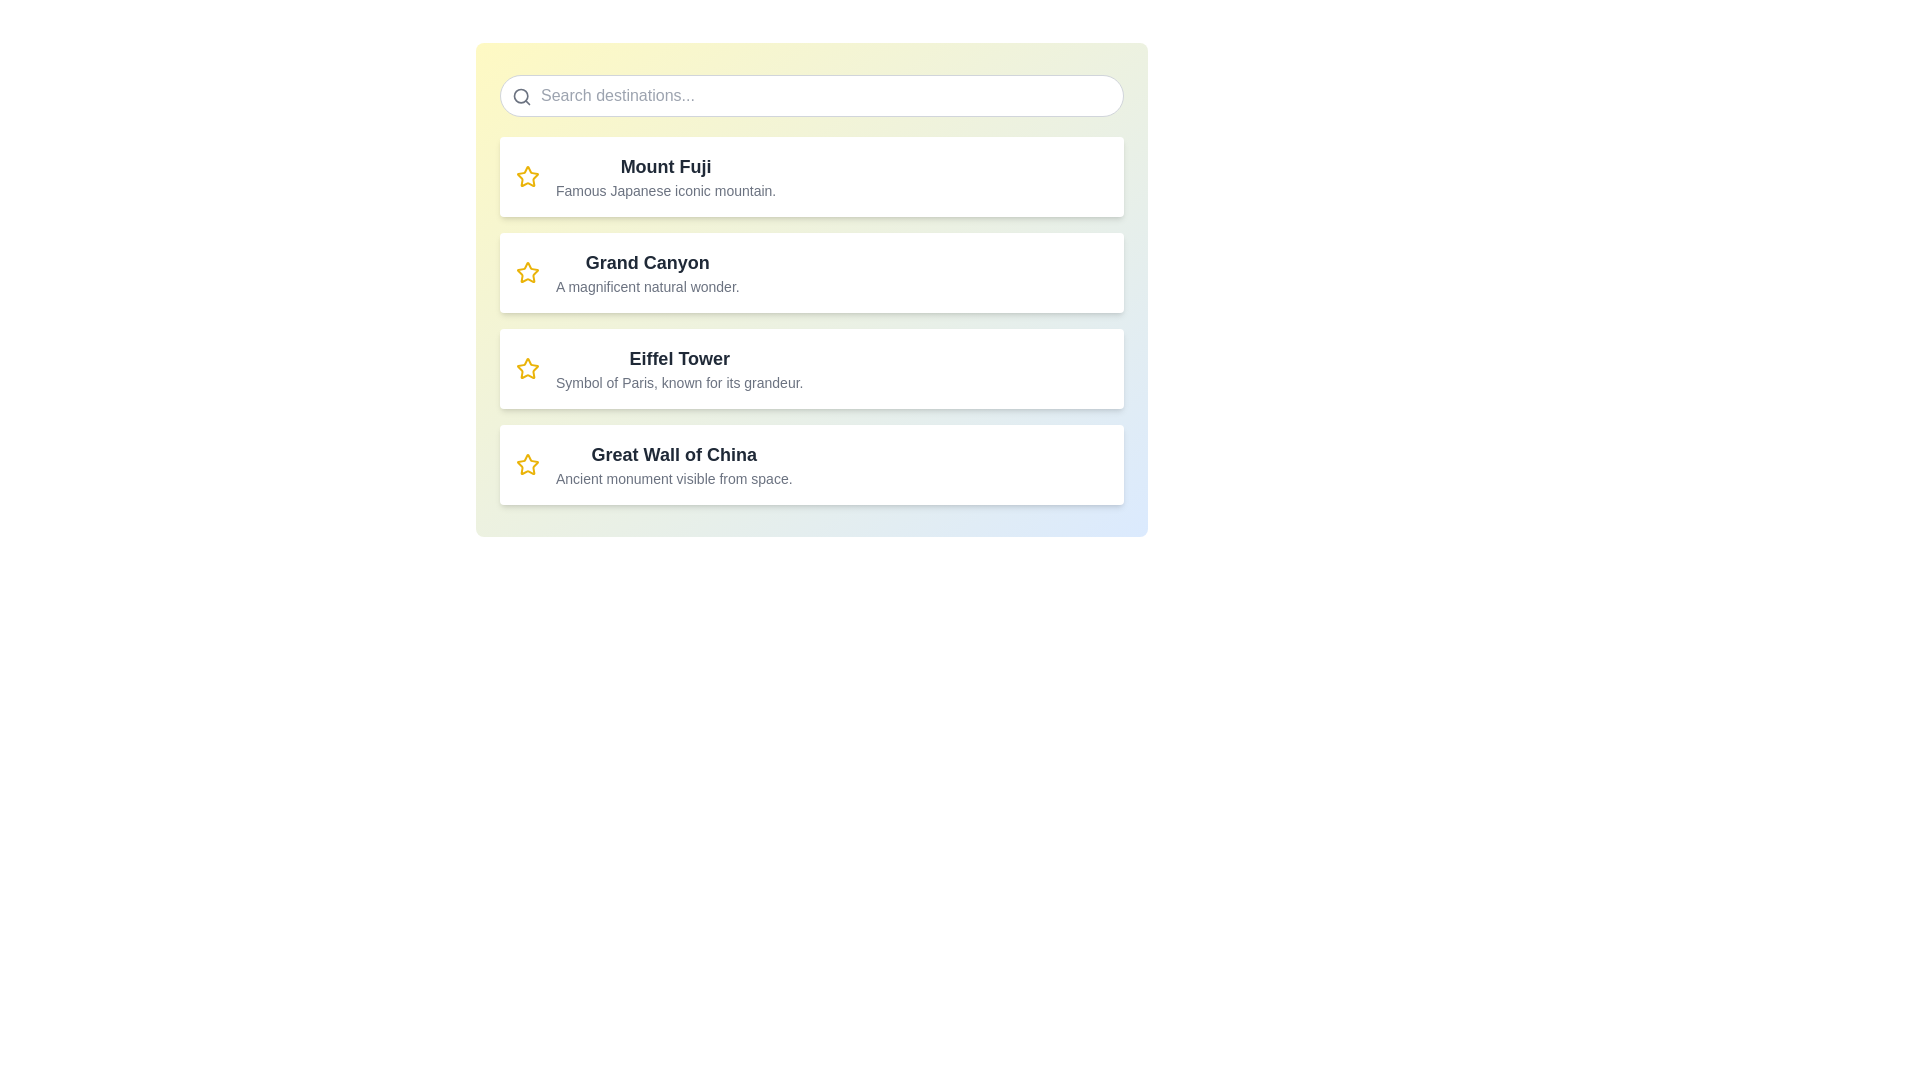 The height and width of the screenshot is (1080, 1920). What do you see at coordinates (674, 455) in the screenshot?
I see `the text element that reads 'Great Wall of China,' which is styled as a bold title in dark color, located in the fourth item of a vertical list of destinations` at bounding box center [674, 455].